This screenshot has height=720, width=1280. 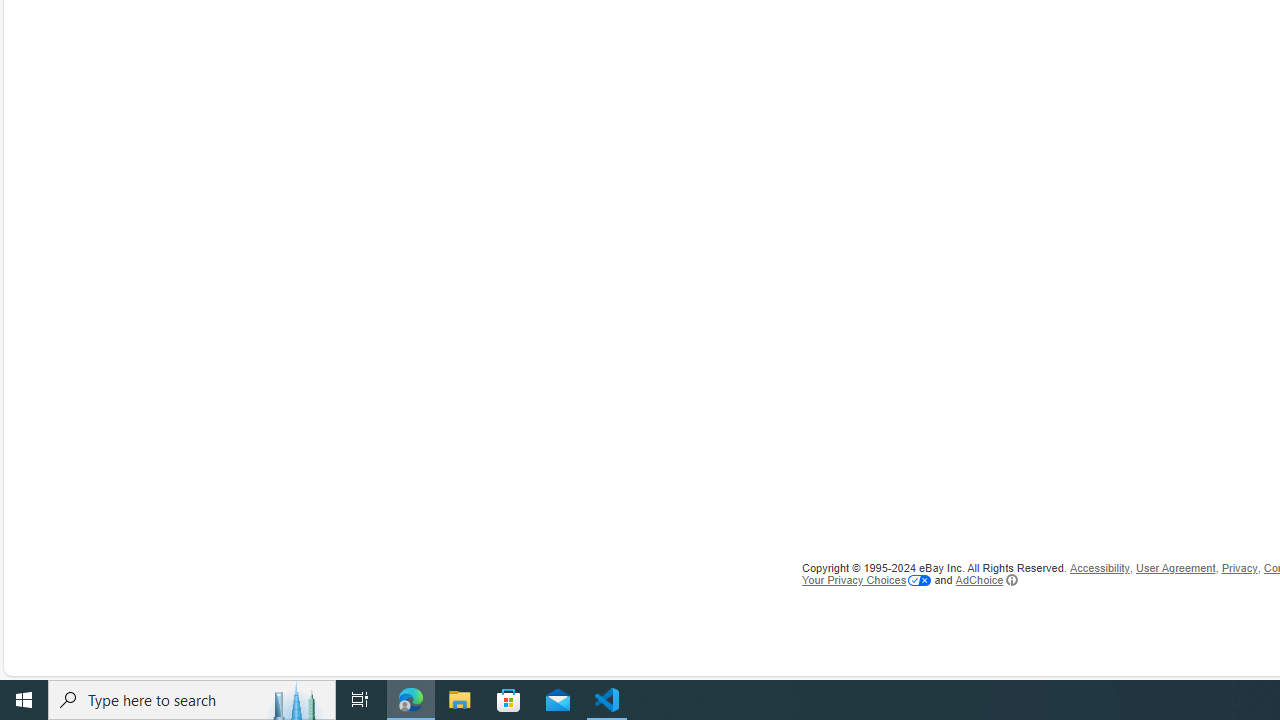 What do you see at coordinates (867, 579) in the screenshot?
I see `'Your Privacy Choices'` at bounding box center [867, 579].